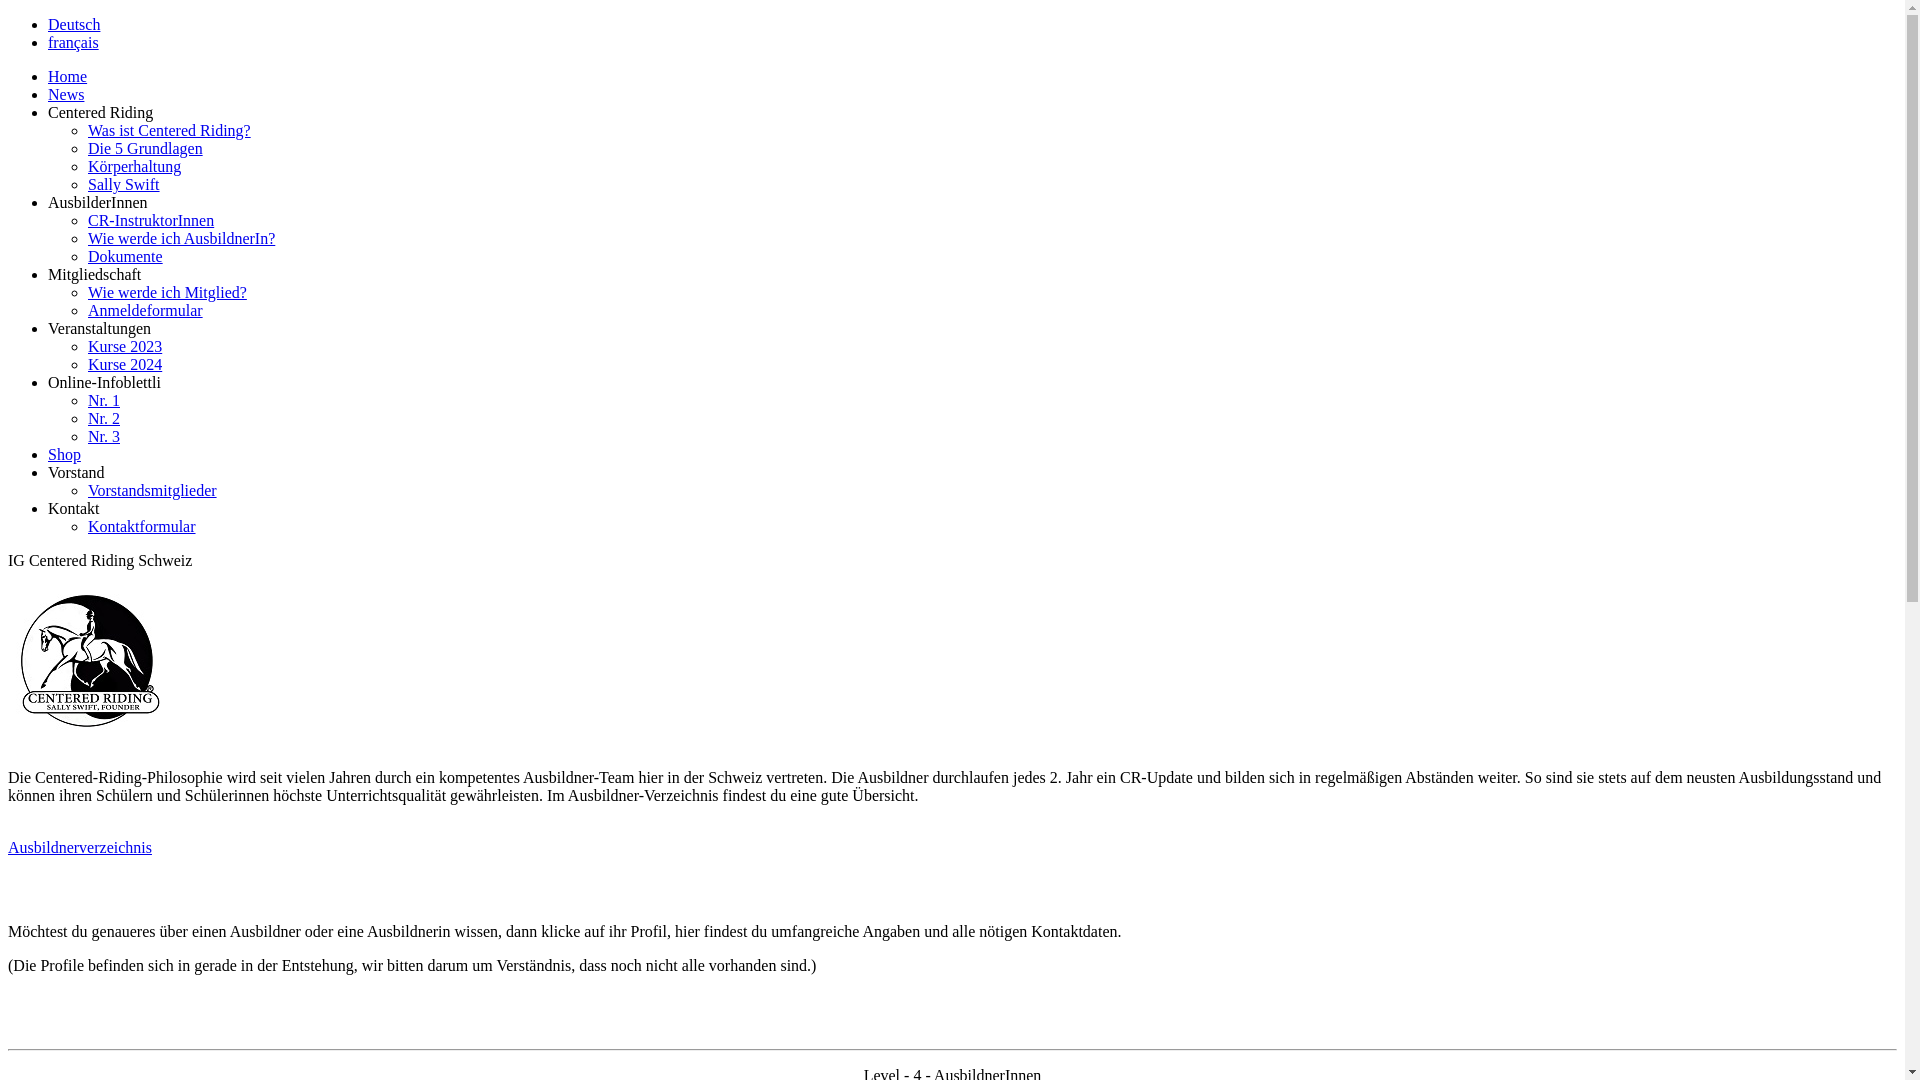 This screenshot has height=1080, width=1920. What do you see at coordinates (167, 292) in the screenshot?
I see `'Wie werde ich Mitglied?'` at bounding box center [167, 292].